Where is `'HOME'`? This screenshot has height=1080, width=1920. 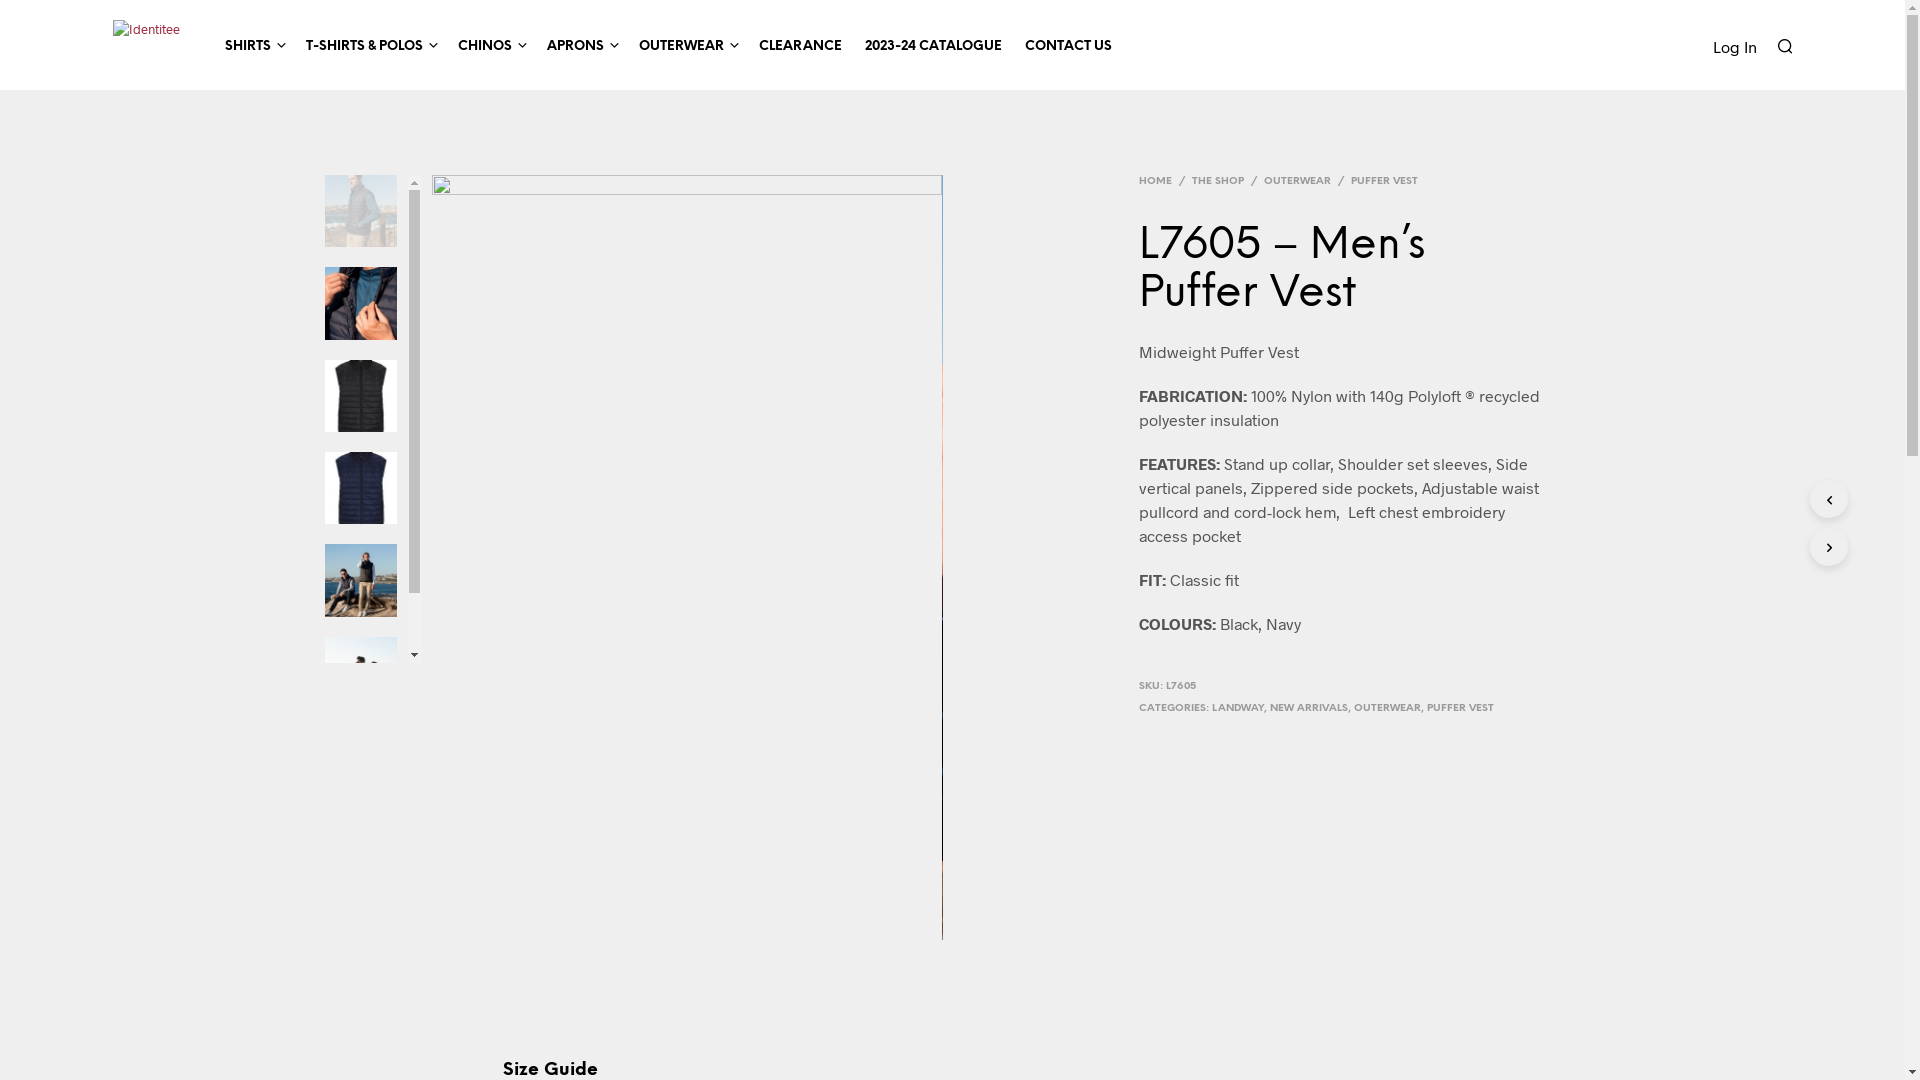
'HOME' is located at coordinates (1158, 181).